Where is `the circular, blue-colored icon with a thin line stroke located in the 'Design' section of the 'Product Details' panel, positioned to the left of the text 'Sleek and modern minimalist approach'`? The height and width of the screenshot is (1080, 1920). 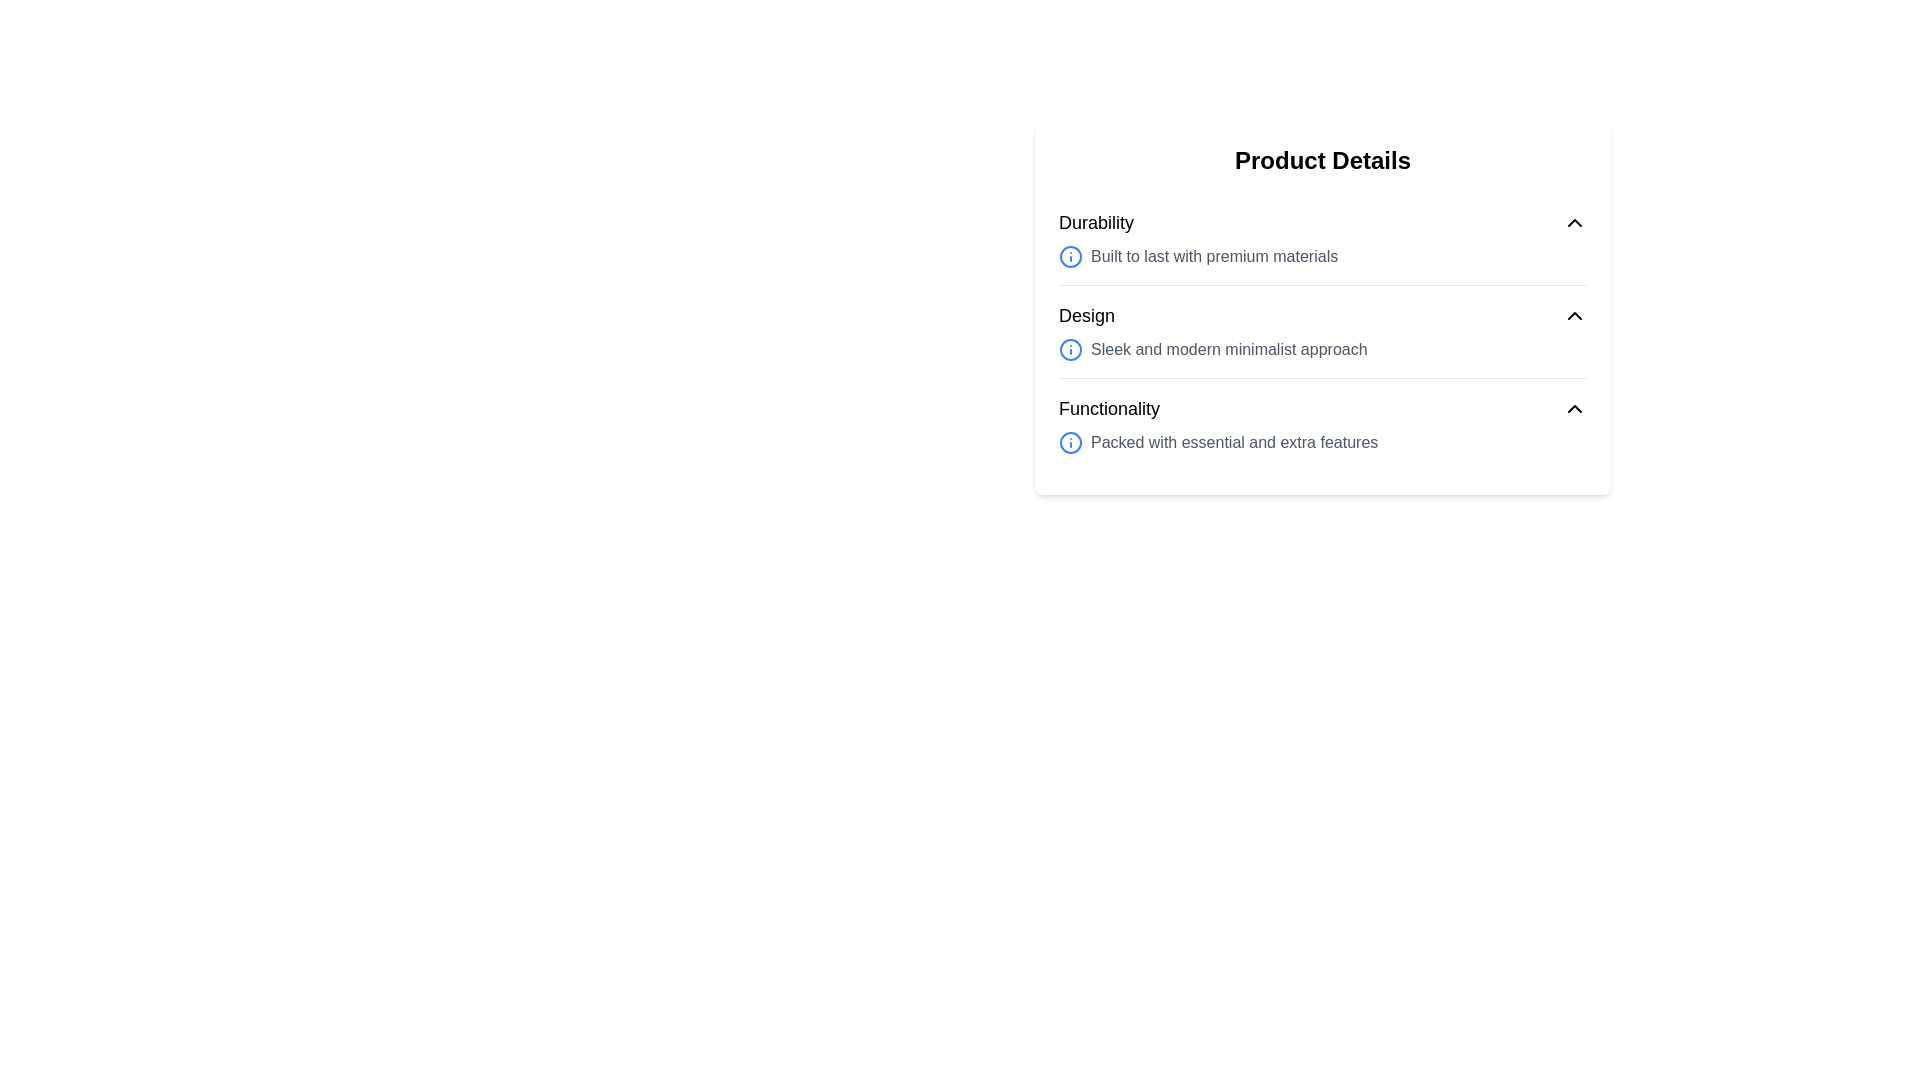
the circular, blue-colored icon with a thin line stroke located in the 'Design' section of the 'Product Details' panel, positioned to the left of the text 'Sleek and modern minimalist approach' is located at coordinates (1069, 349).